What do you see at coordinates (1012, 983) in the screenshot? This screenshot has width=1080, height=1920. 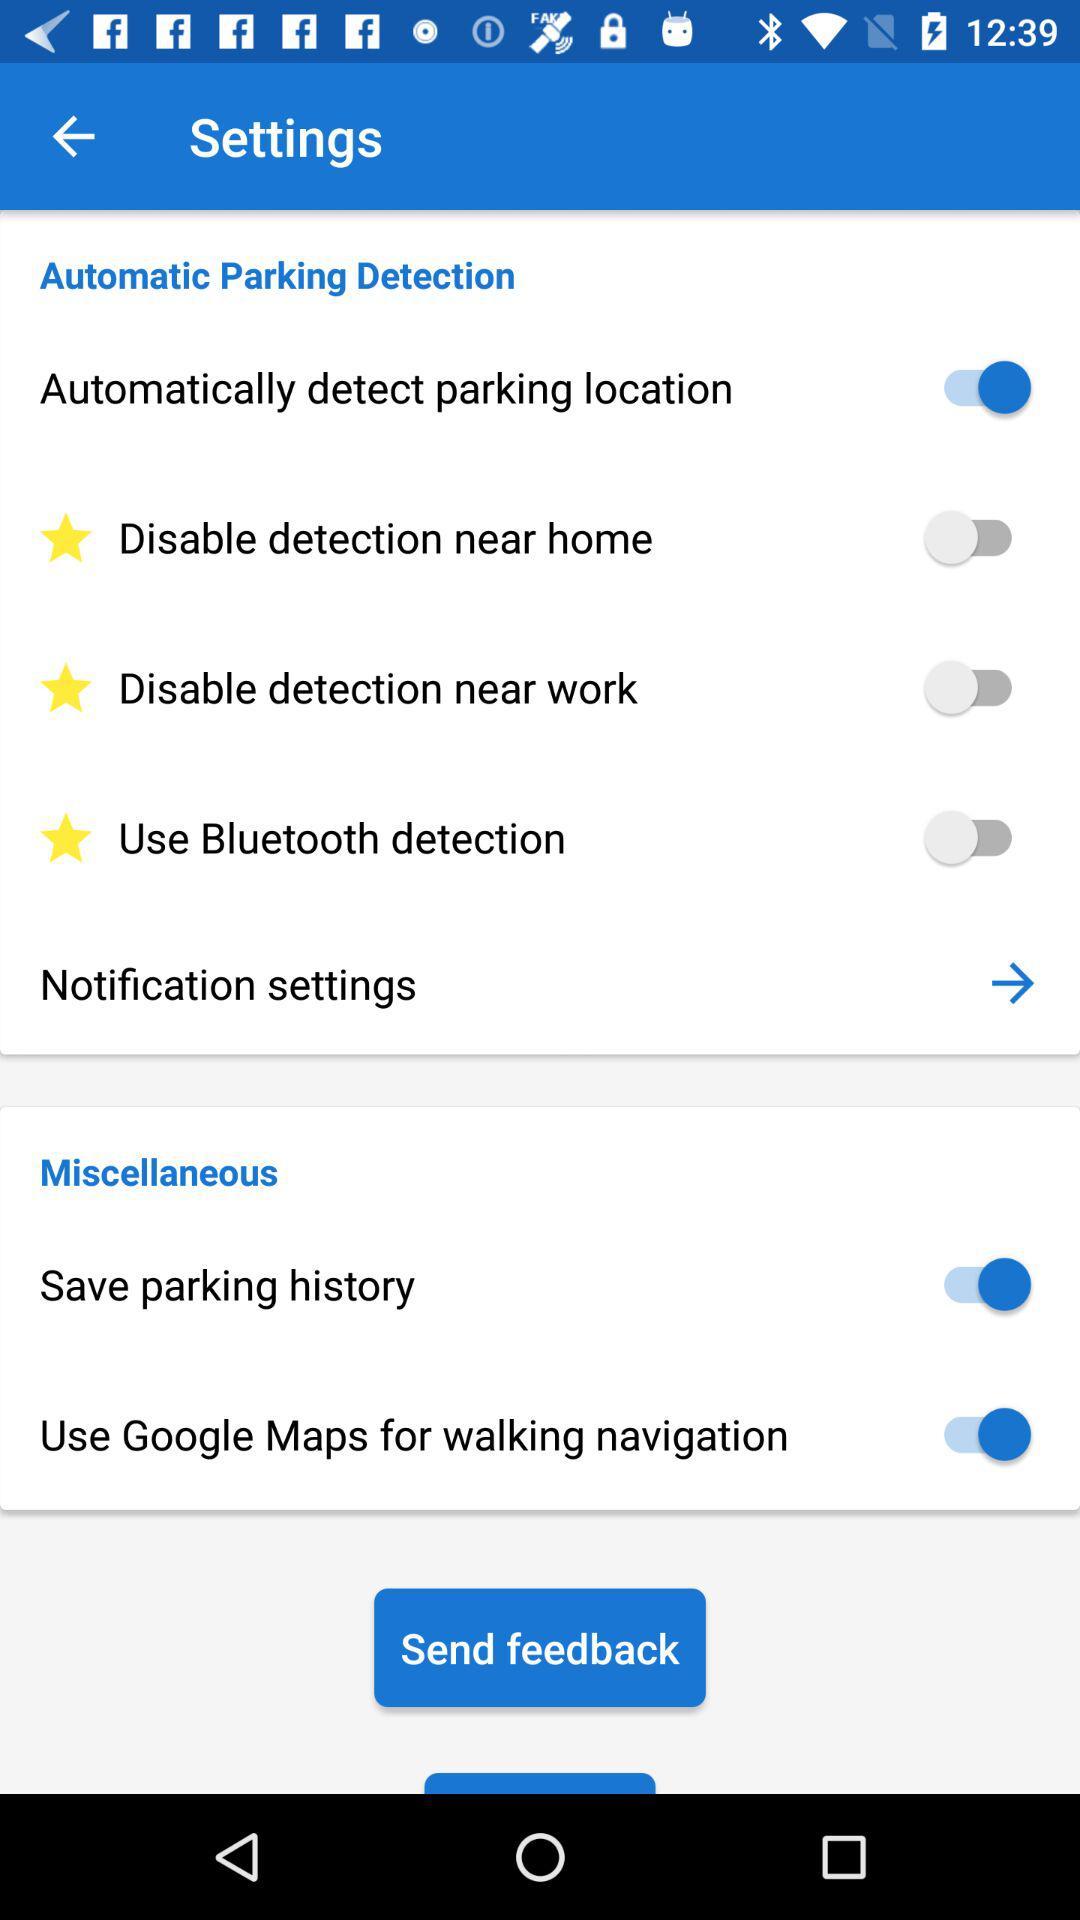 I see `the icon next to notification settings icon` at bounding box center [1012, 983].